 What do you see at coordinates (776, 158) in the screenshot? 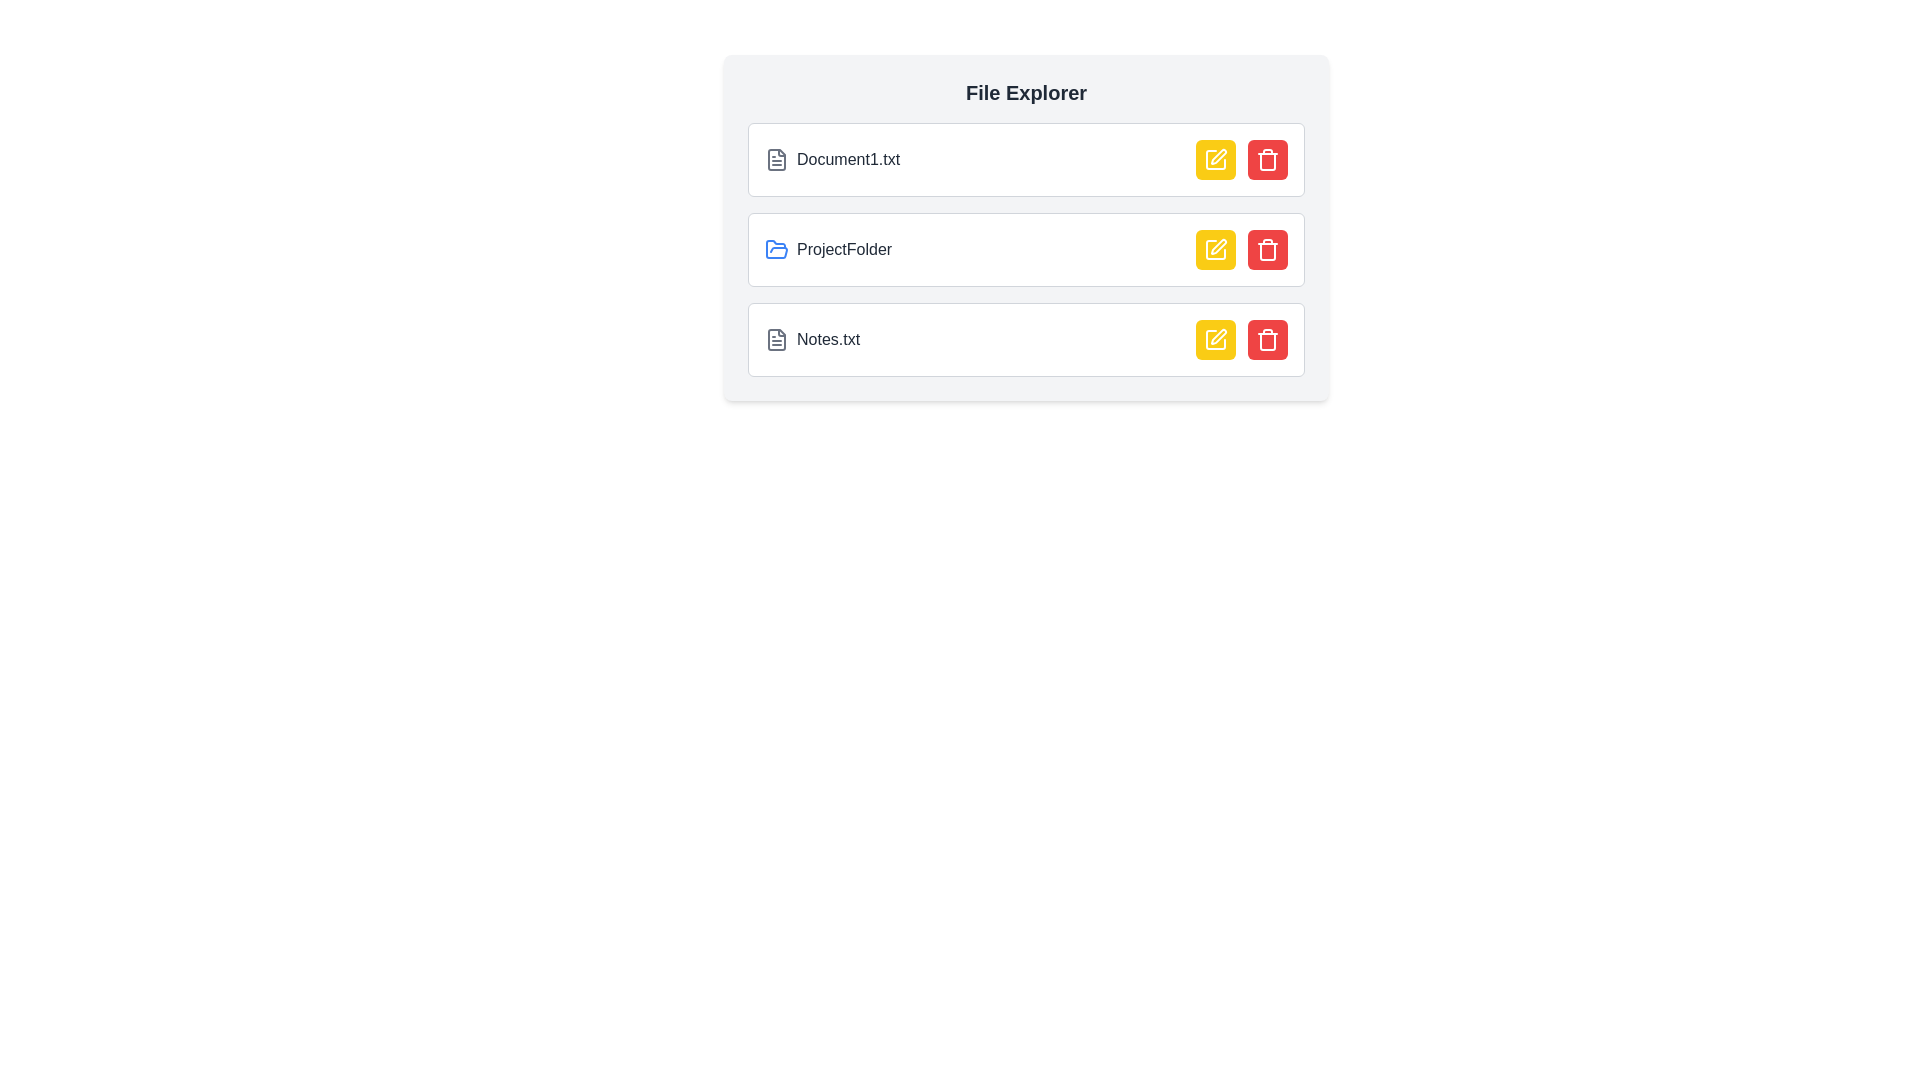
I see `the document icon located to the left of the text label 'Document1.txt' in the File Explorer interface` at bounding box center [776, 158].